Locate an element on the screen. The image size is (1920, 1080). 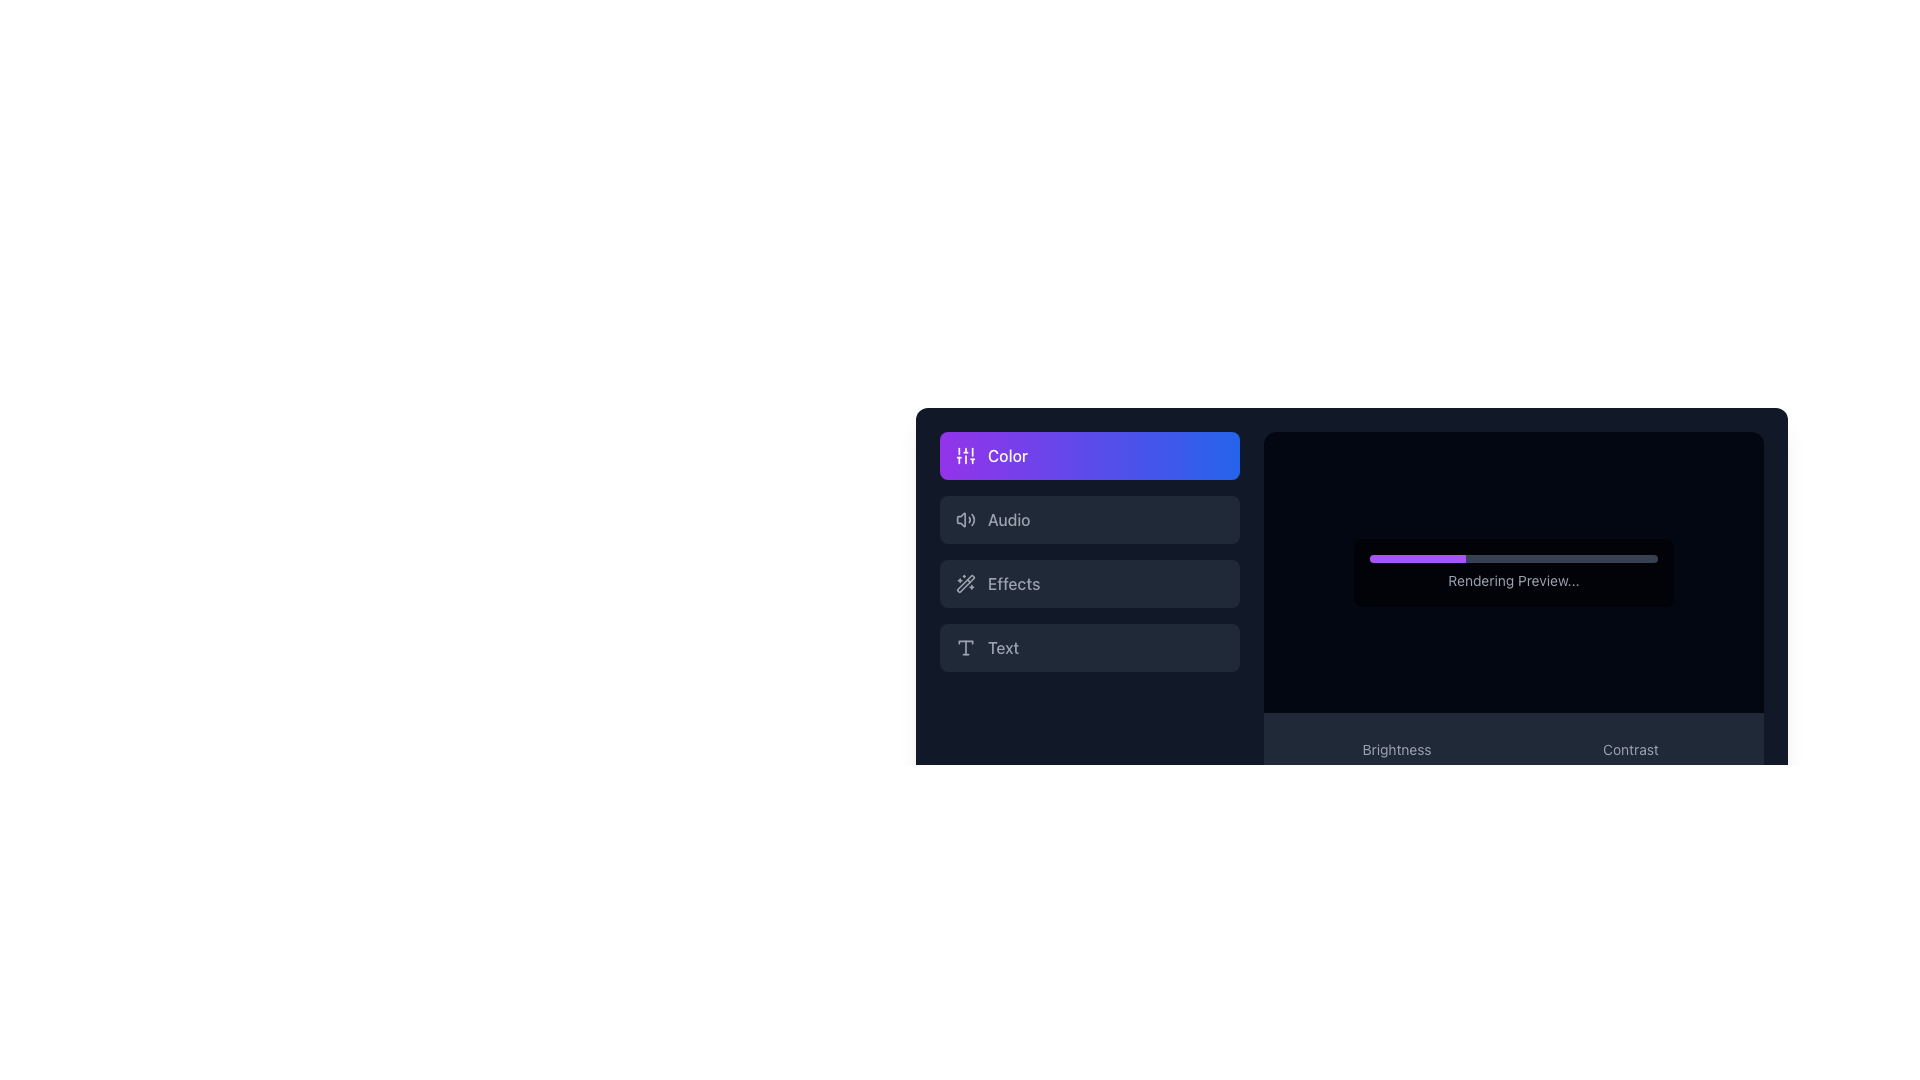
the fourth button in the vertical stack of buttons in the left-hand menu is located at coordinates (1088, 648).